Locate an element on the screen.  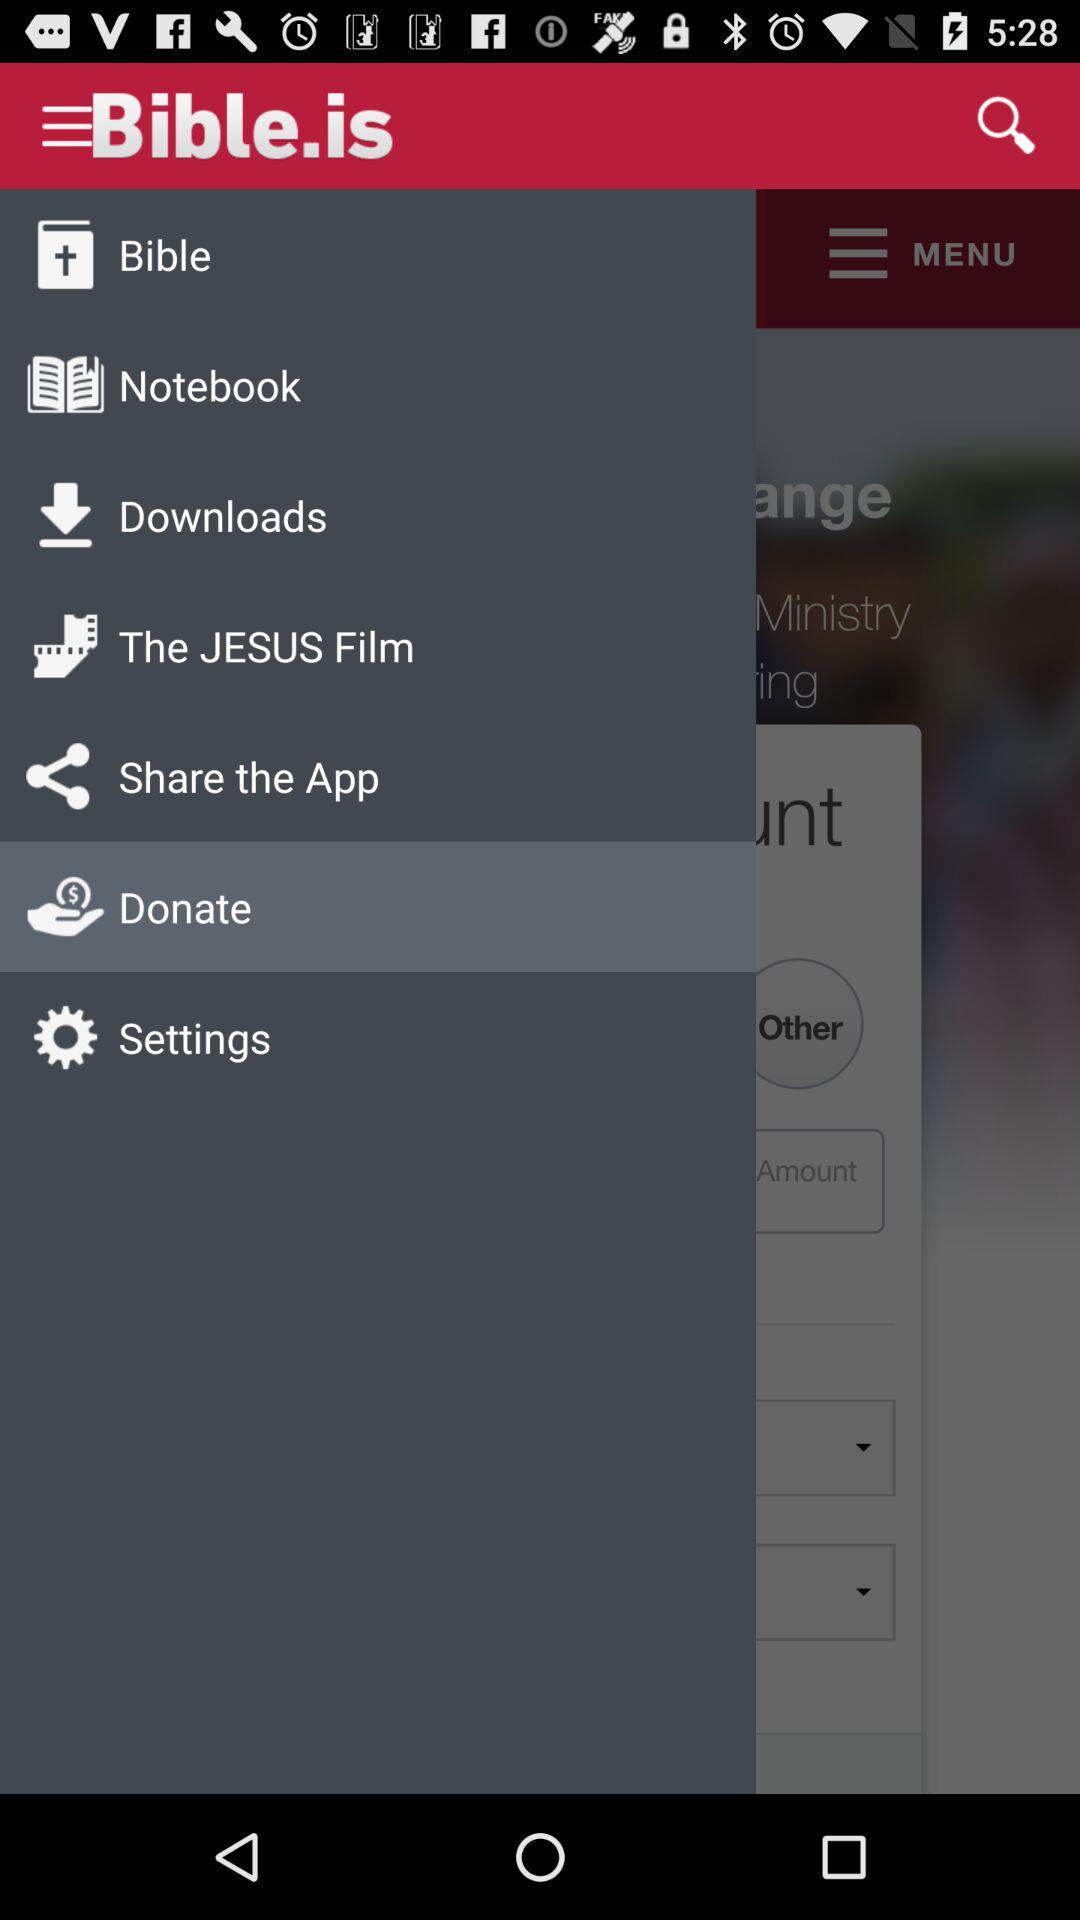
the bible icon is located at coordinates (164, 253).